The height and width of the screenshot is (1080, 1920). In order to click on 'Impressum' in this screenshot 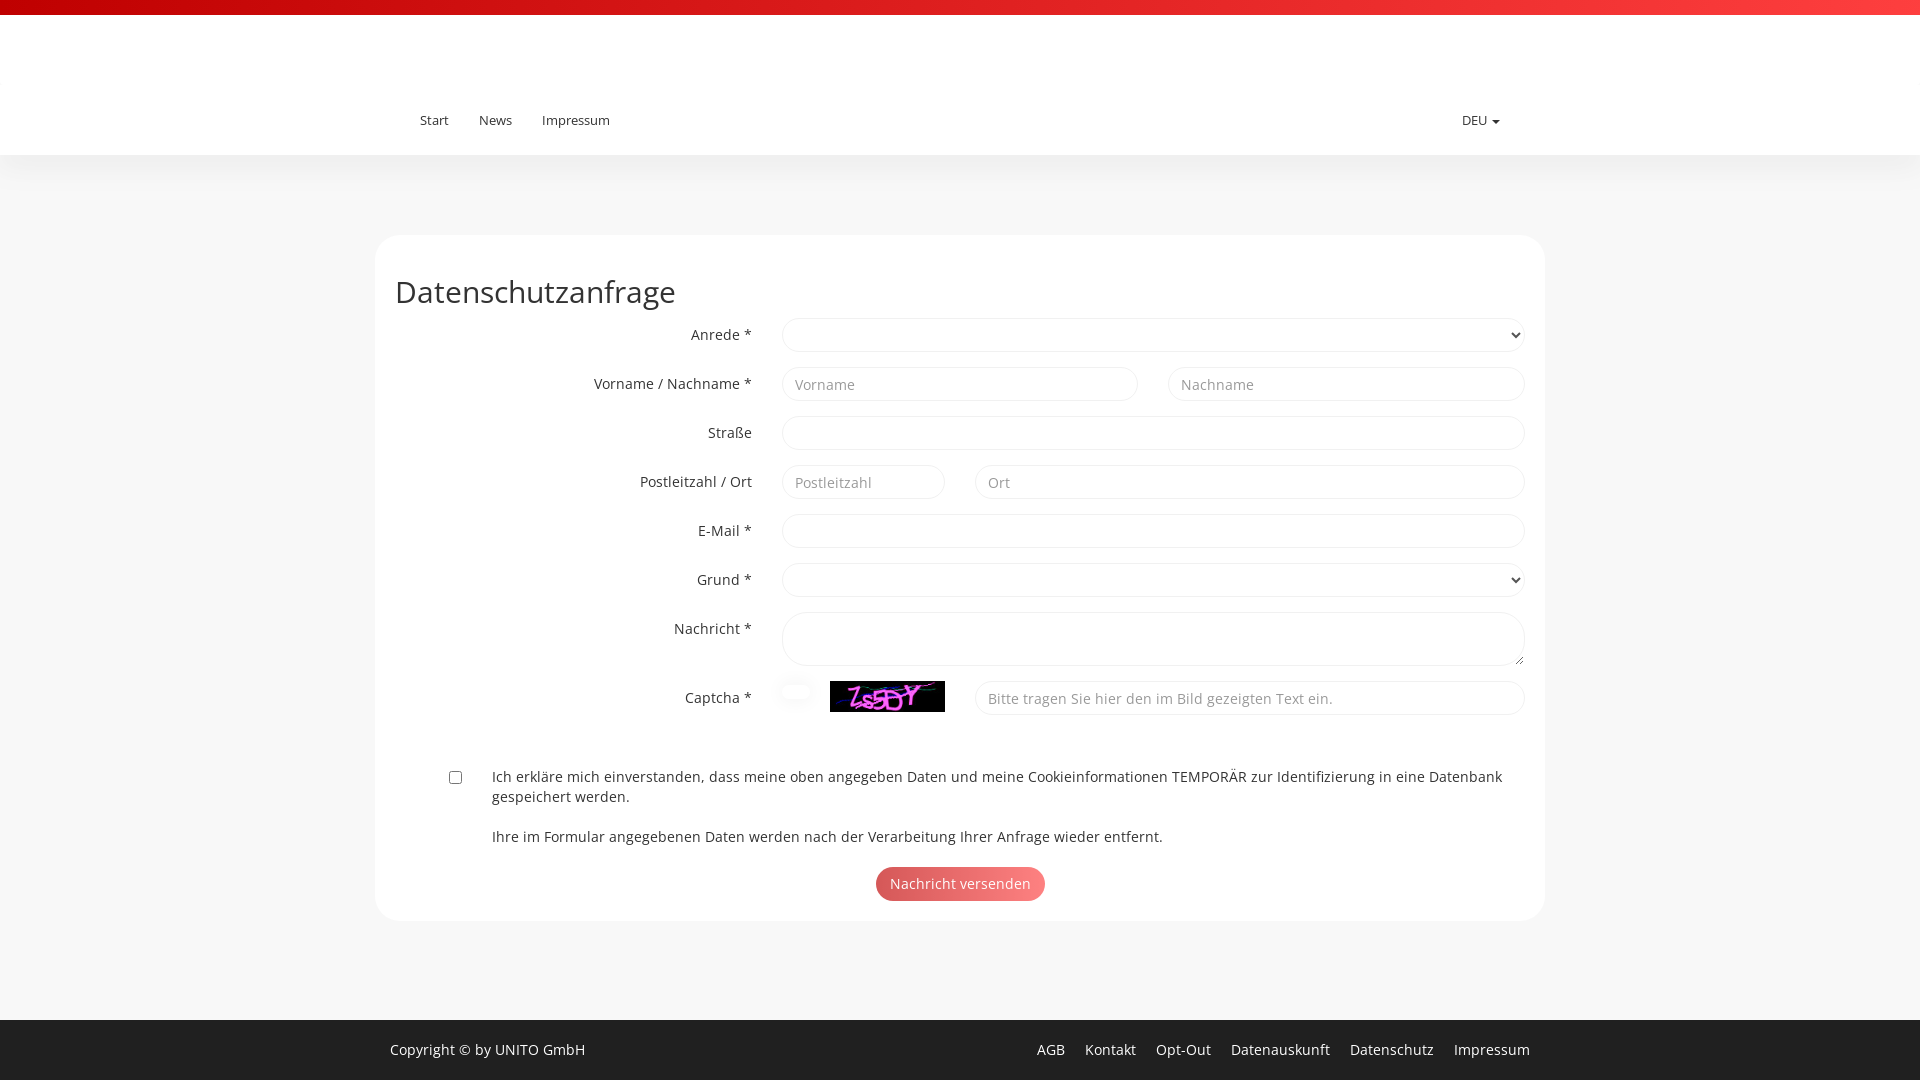, I will do `click(1492, 1048)`.